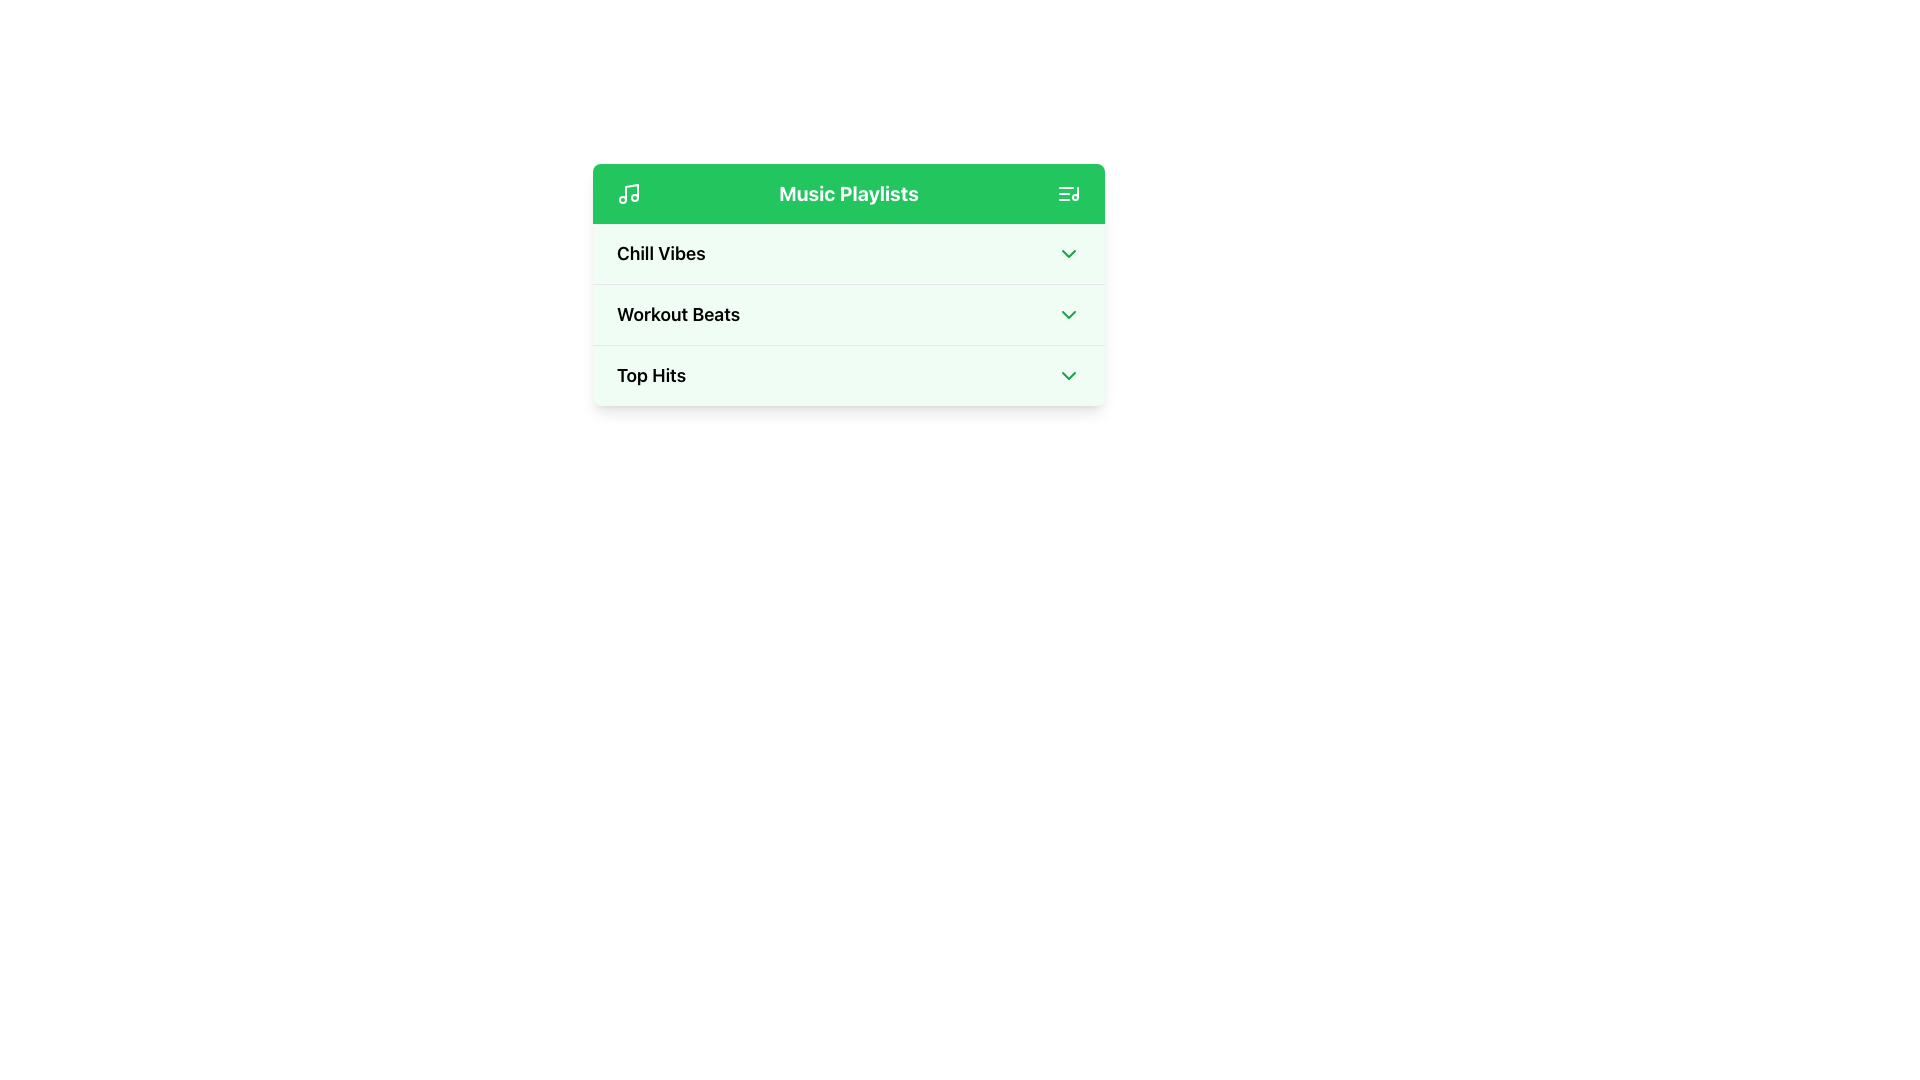 This screenshot has width=1920, height=1080. Describe the element at coordinates (1068, 193) in the screenshot. I see `the music playlist icon located at the far-right edge of the header section of the 'Music Playlists' green card` at that location.